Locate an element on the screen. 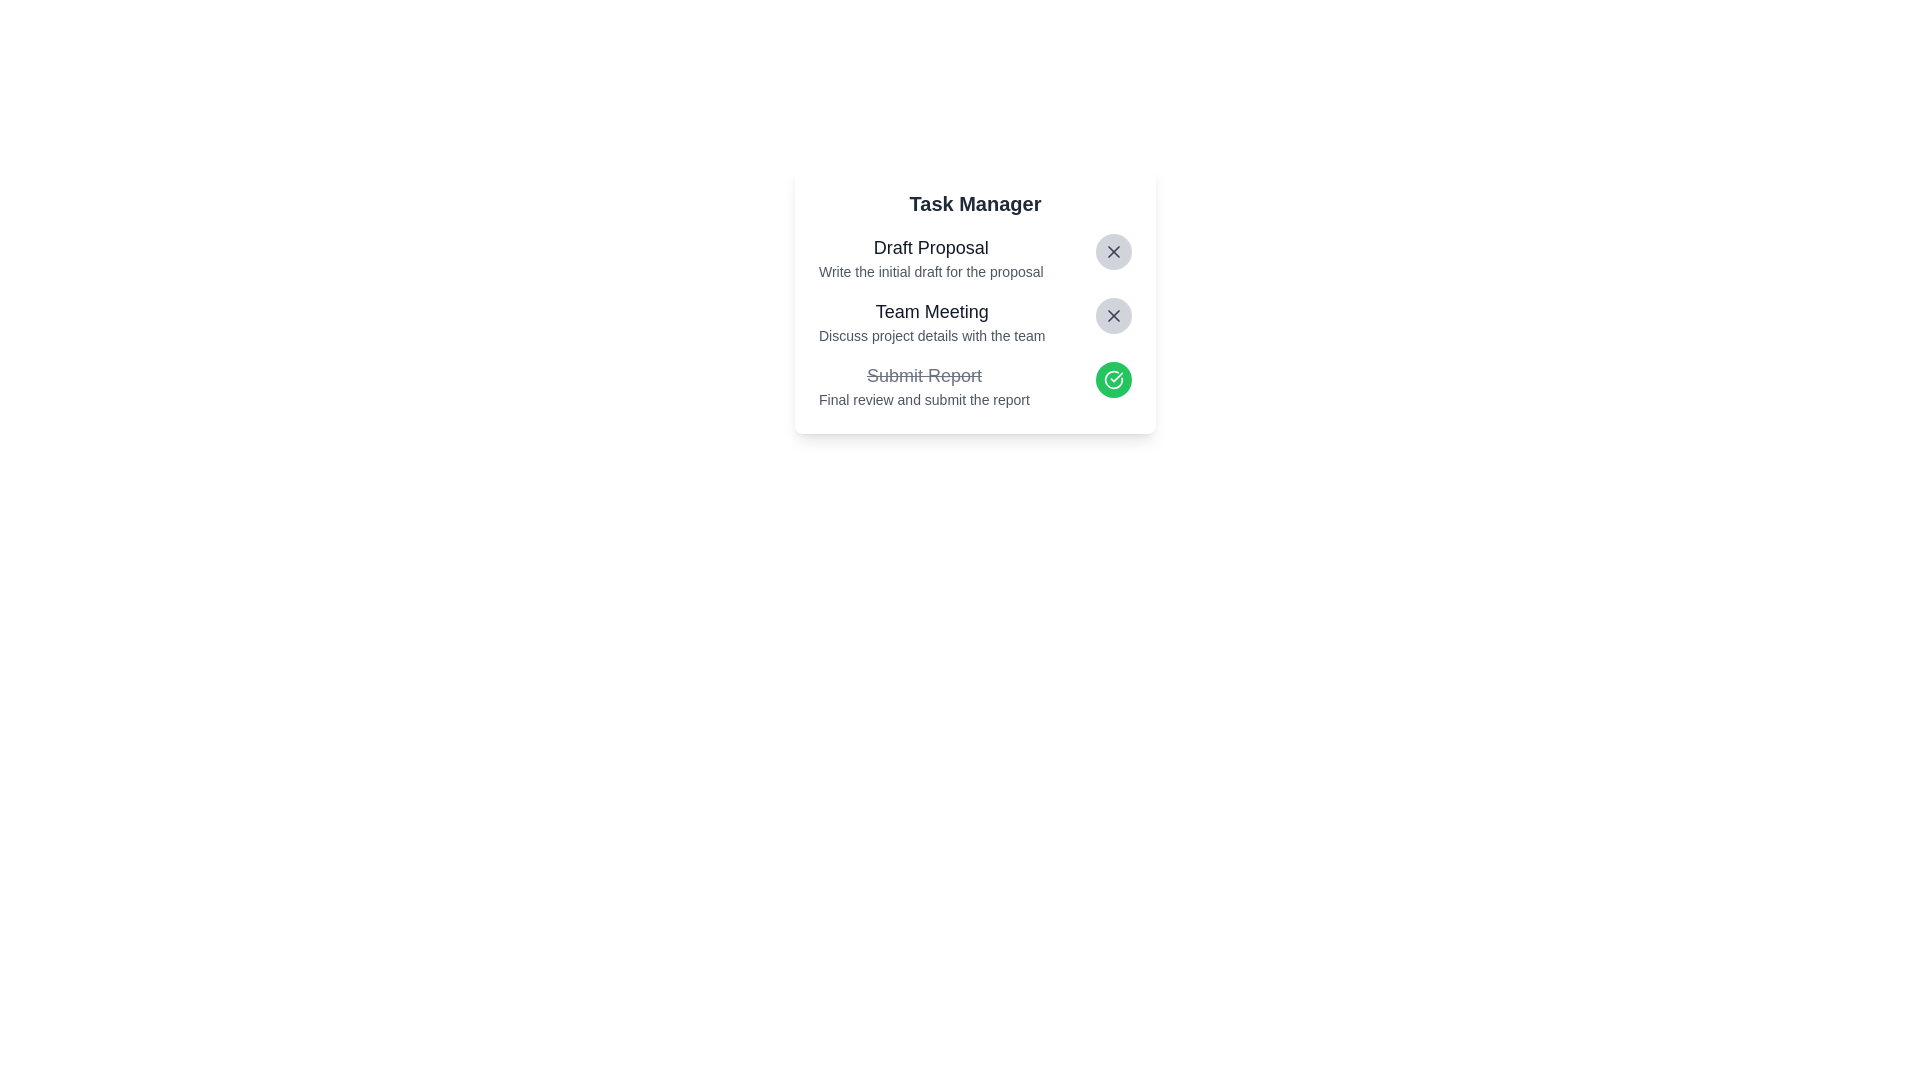 The width and height of the screenshot is (1920, 1080). label that contains the text 'Draft Proposal' which is positioned at the top of its group in the task management interface is located at coordinates (930, 246).